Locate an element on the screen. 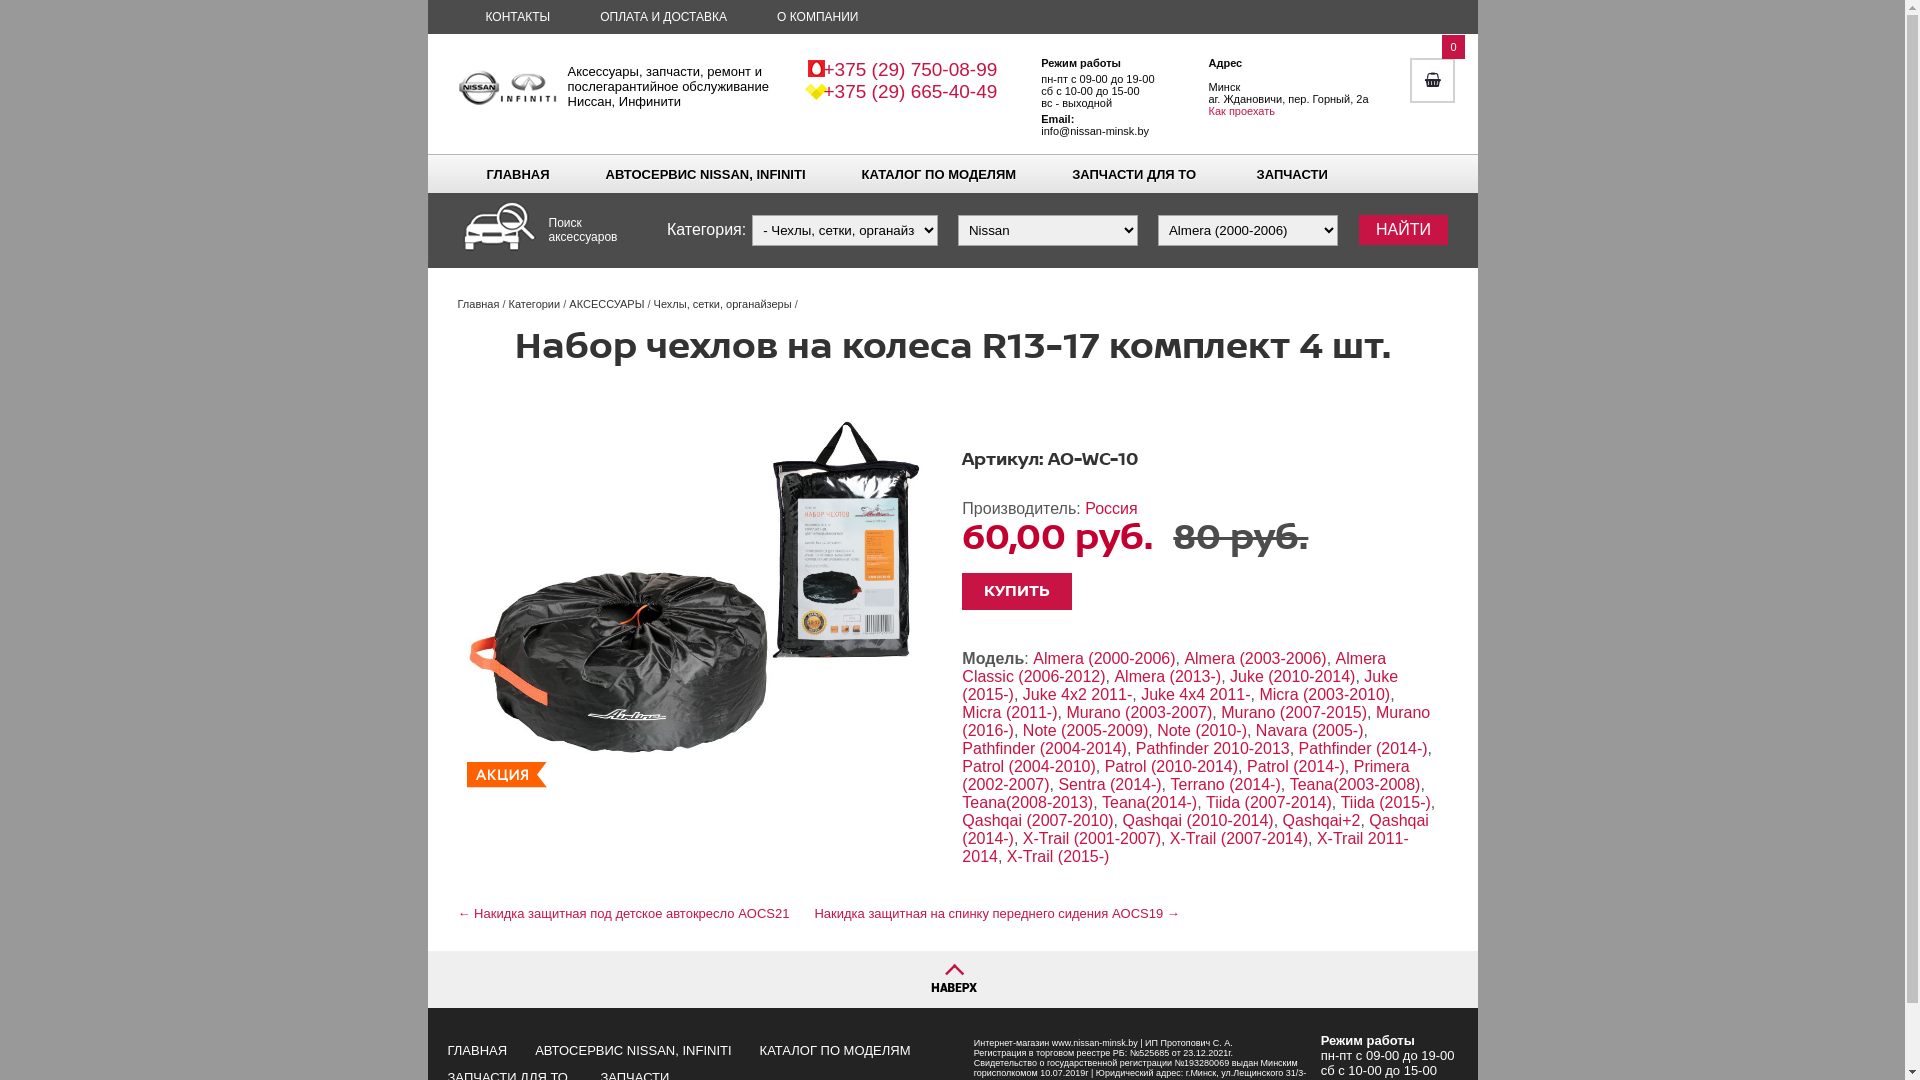 The width and height of the screenshot is (1920, 1080). '+375 (29) 665-40-49' is located at coordinates (910, 91).